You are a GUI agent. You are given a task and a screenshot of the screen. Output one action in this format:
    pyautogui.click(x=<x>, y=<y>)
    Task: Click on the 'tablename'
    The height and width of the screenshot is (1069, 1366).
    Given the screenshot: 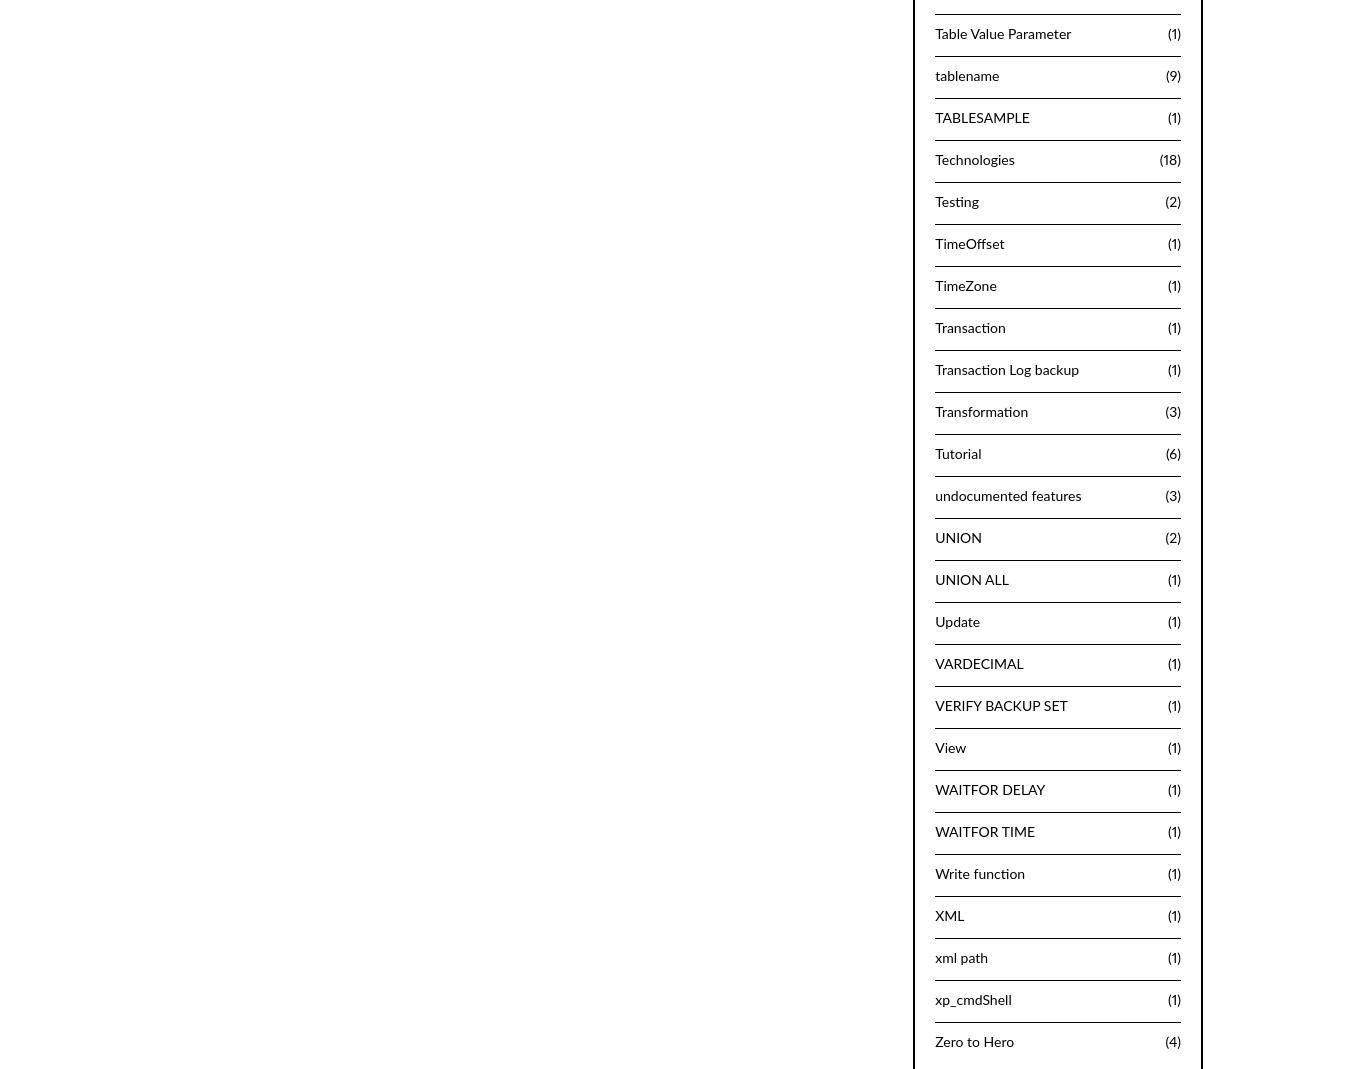 What is the action you would take?
    pyautogui.click(x=935, y=75)
    